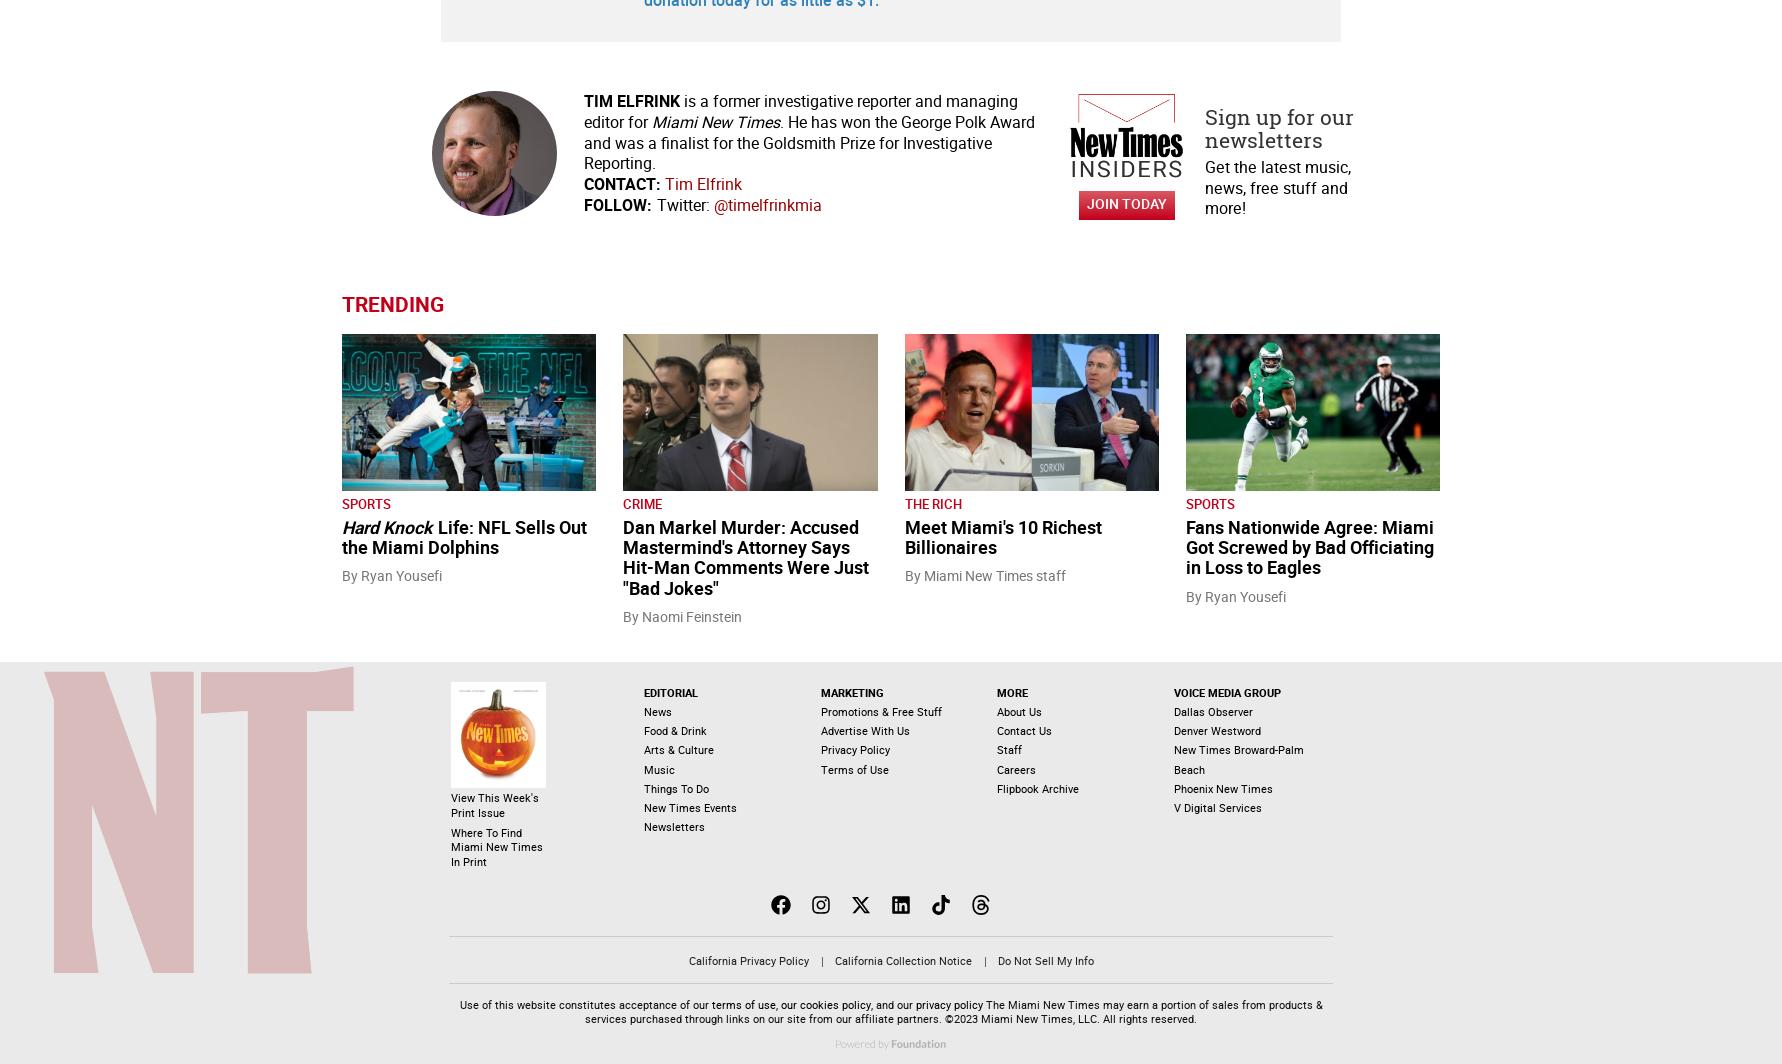  I want to click on 'Things To Do', so click(641, 787).